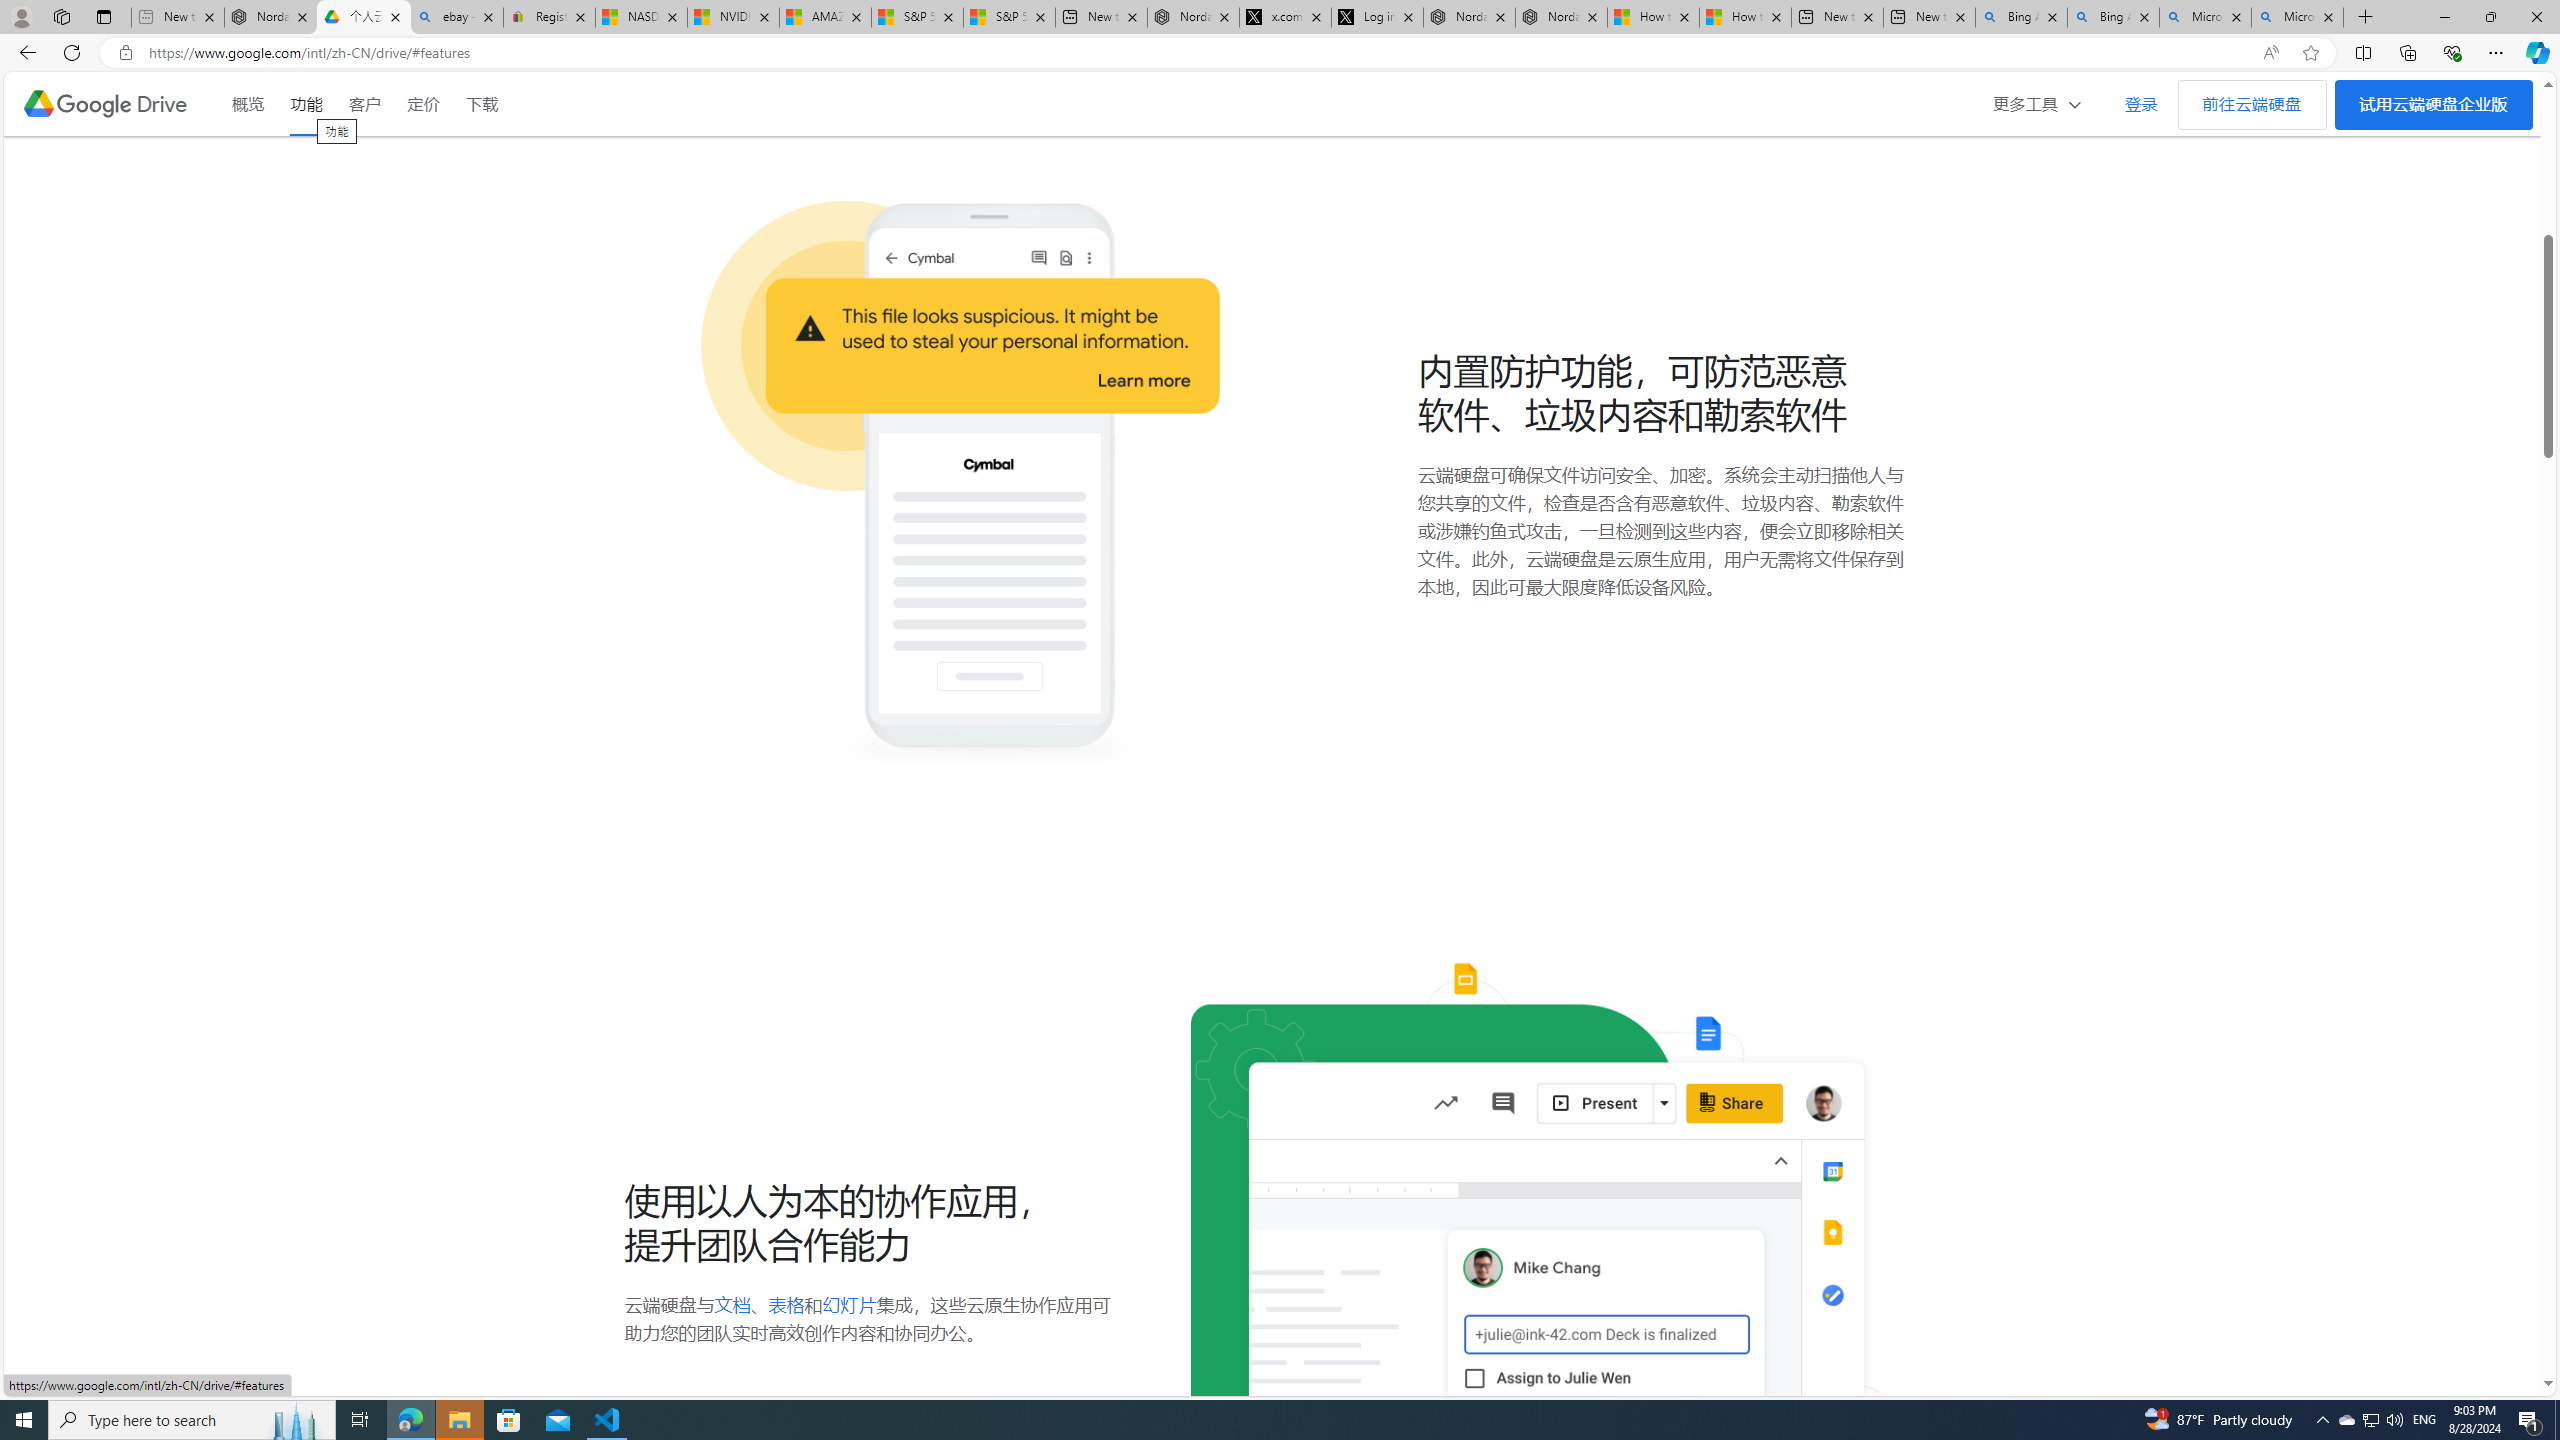 This screenshot has width=2560, height=1440. I want to click on 'x.com/NordaceOfficial', so click(1284, 16).